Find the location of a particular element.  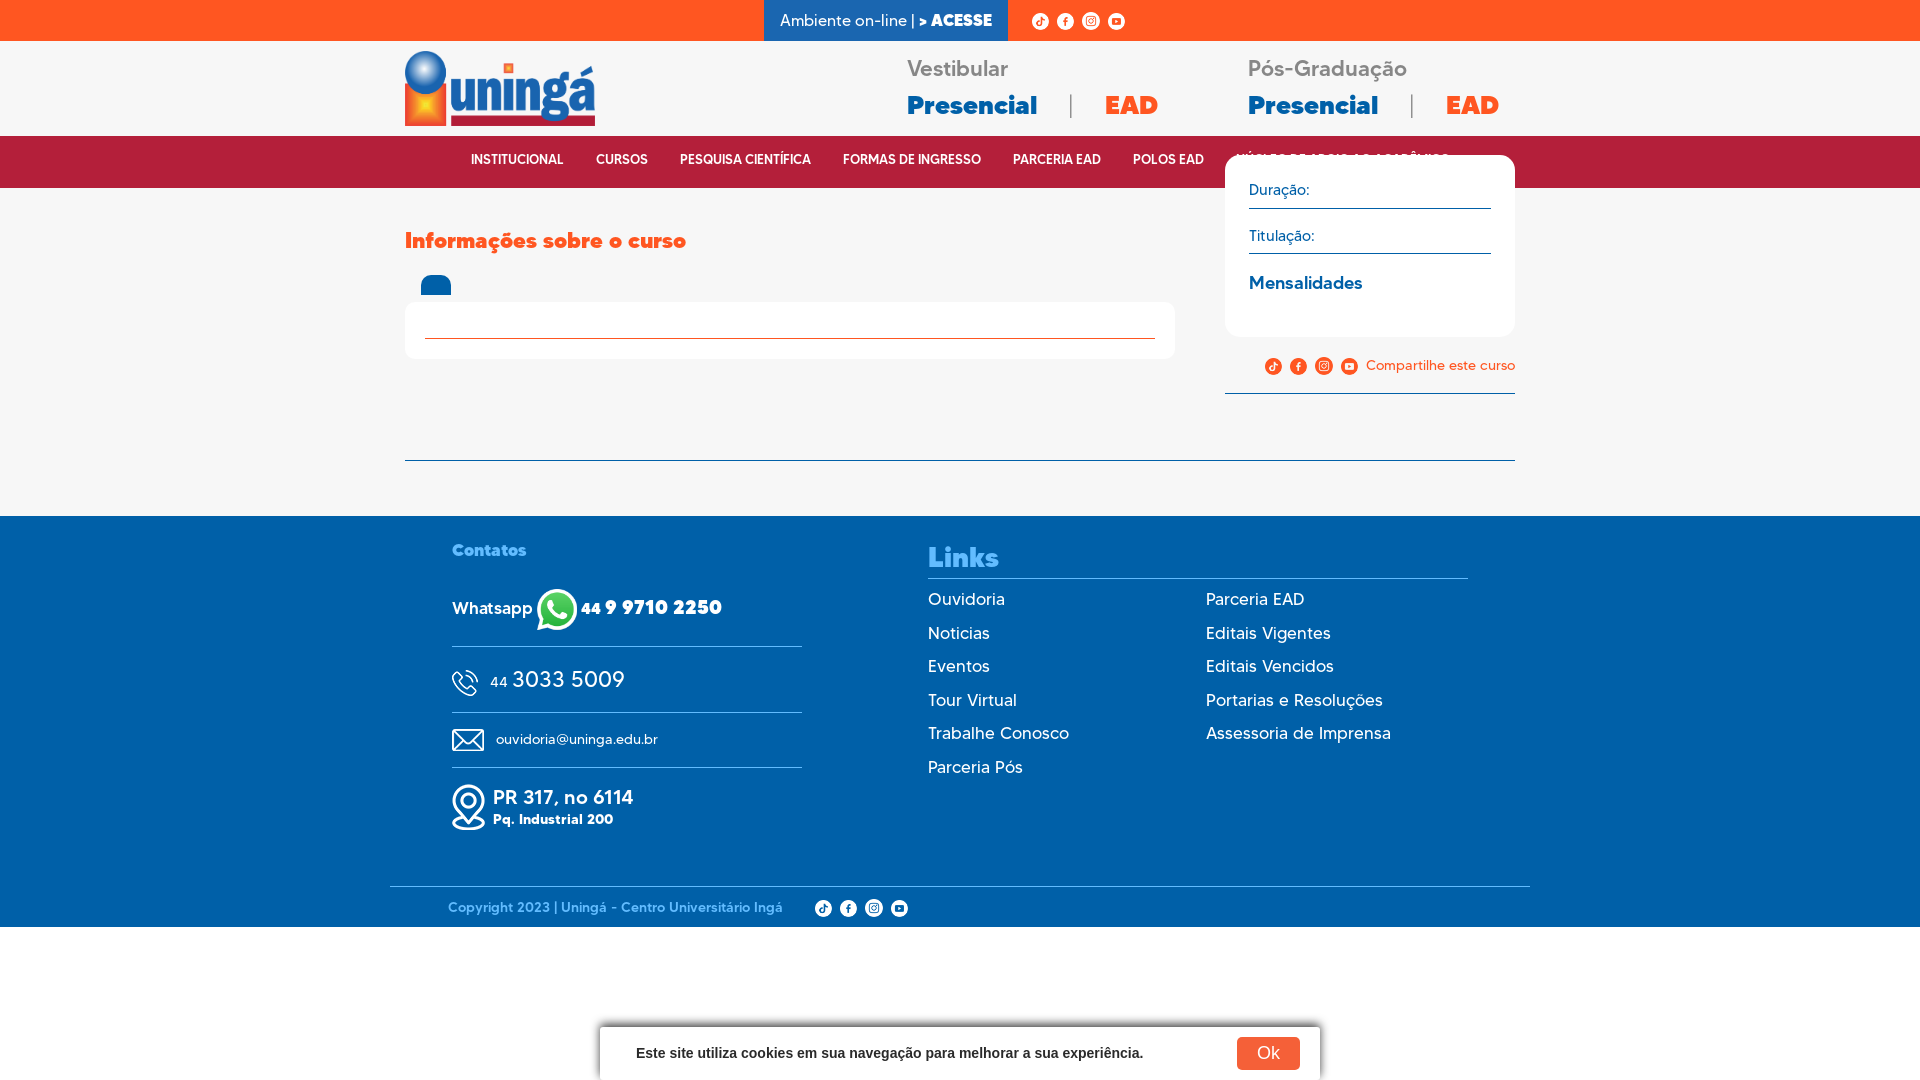

'ouvidoria@uninga.edu.br' is located at coordinates (626, 740).